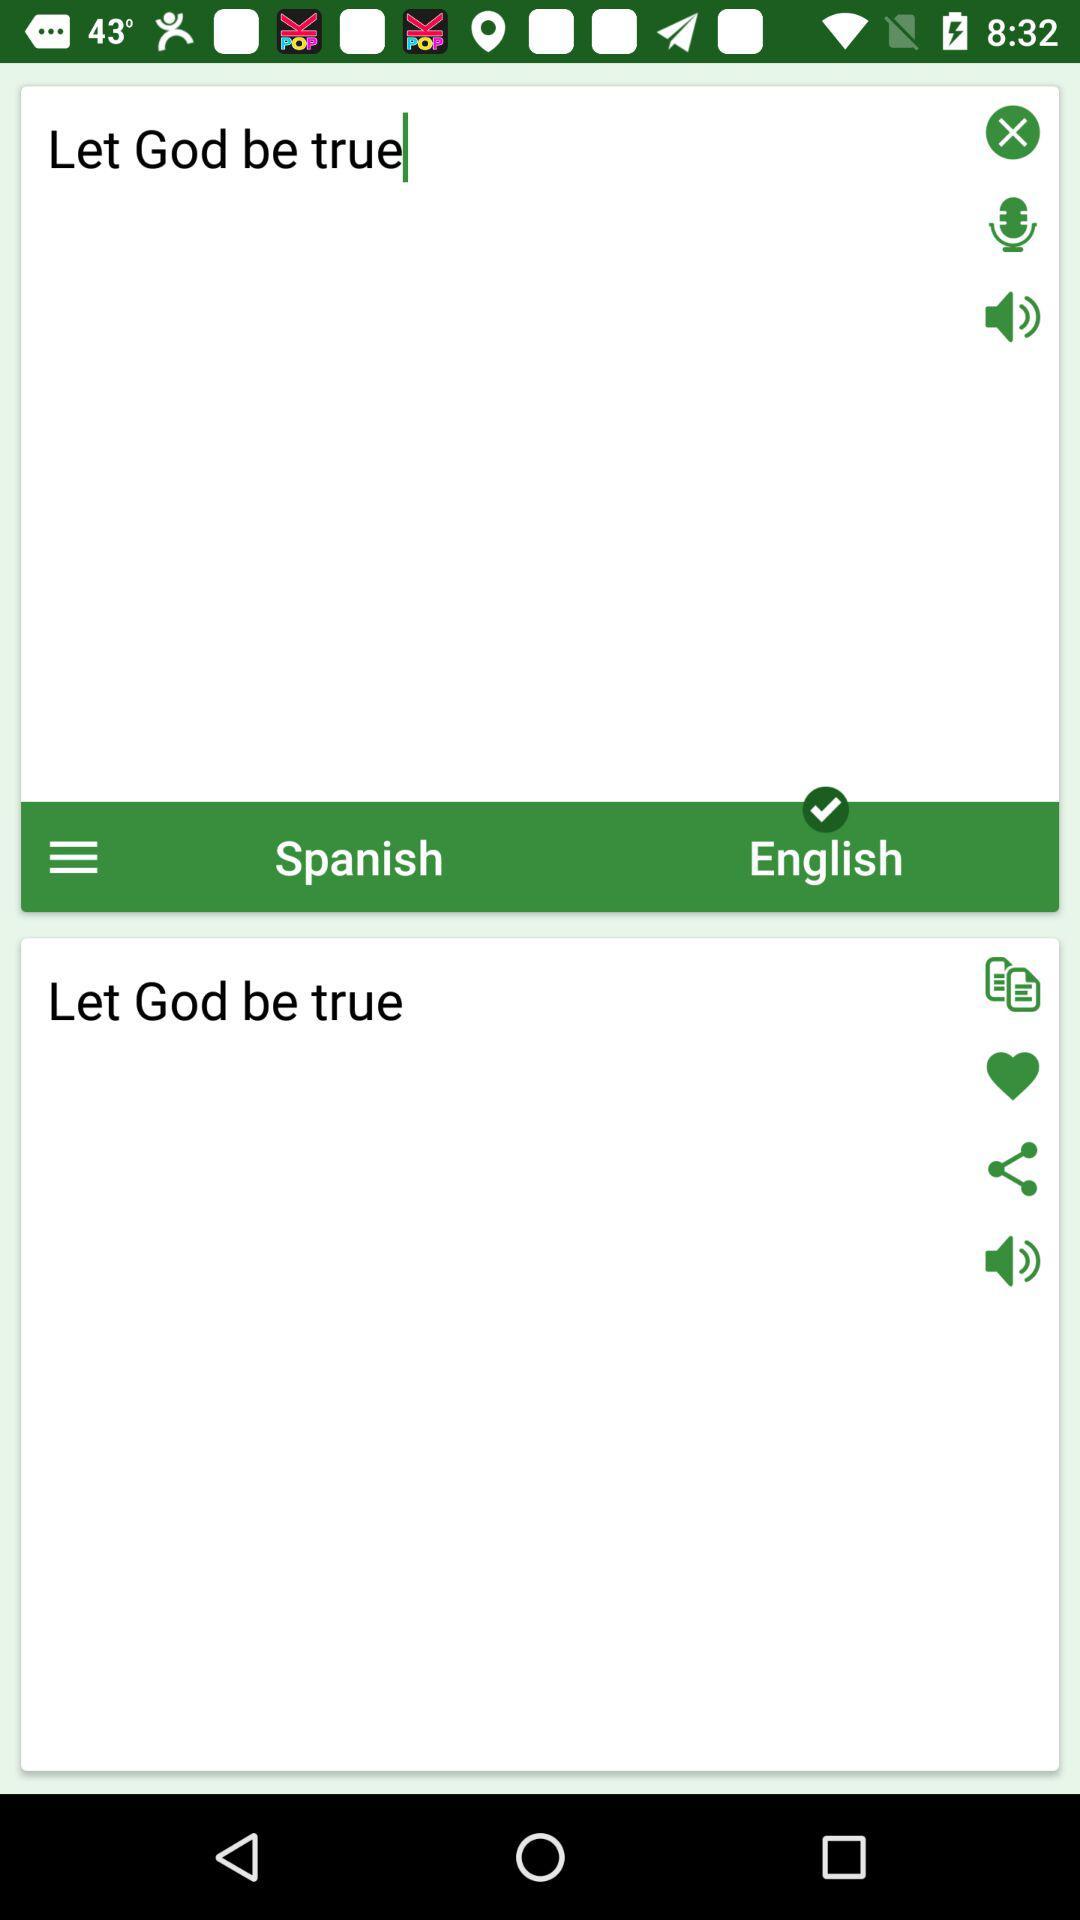 This screenshot has height=1920, width=1080. I want to click on speak the text, so click(1012, 1260).